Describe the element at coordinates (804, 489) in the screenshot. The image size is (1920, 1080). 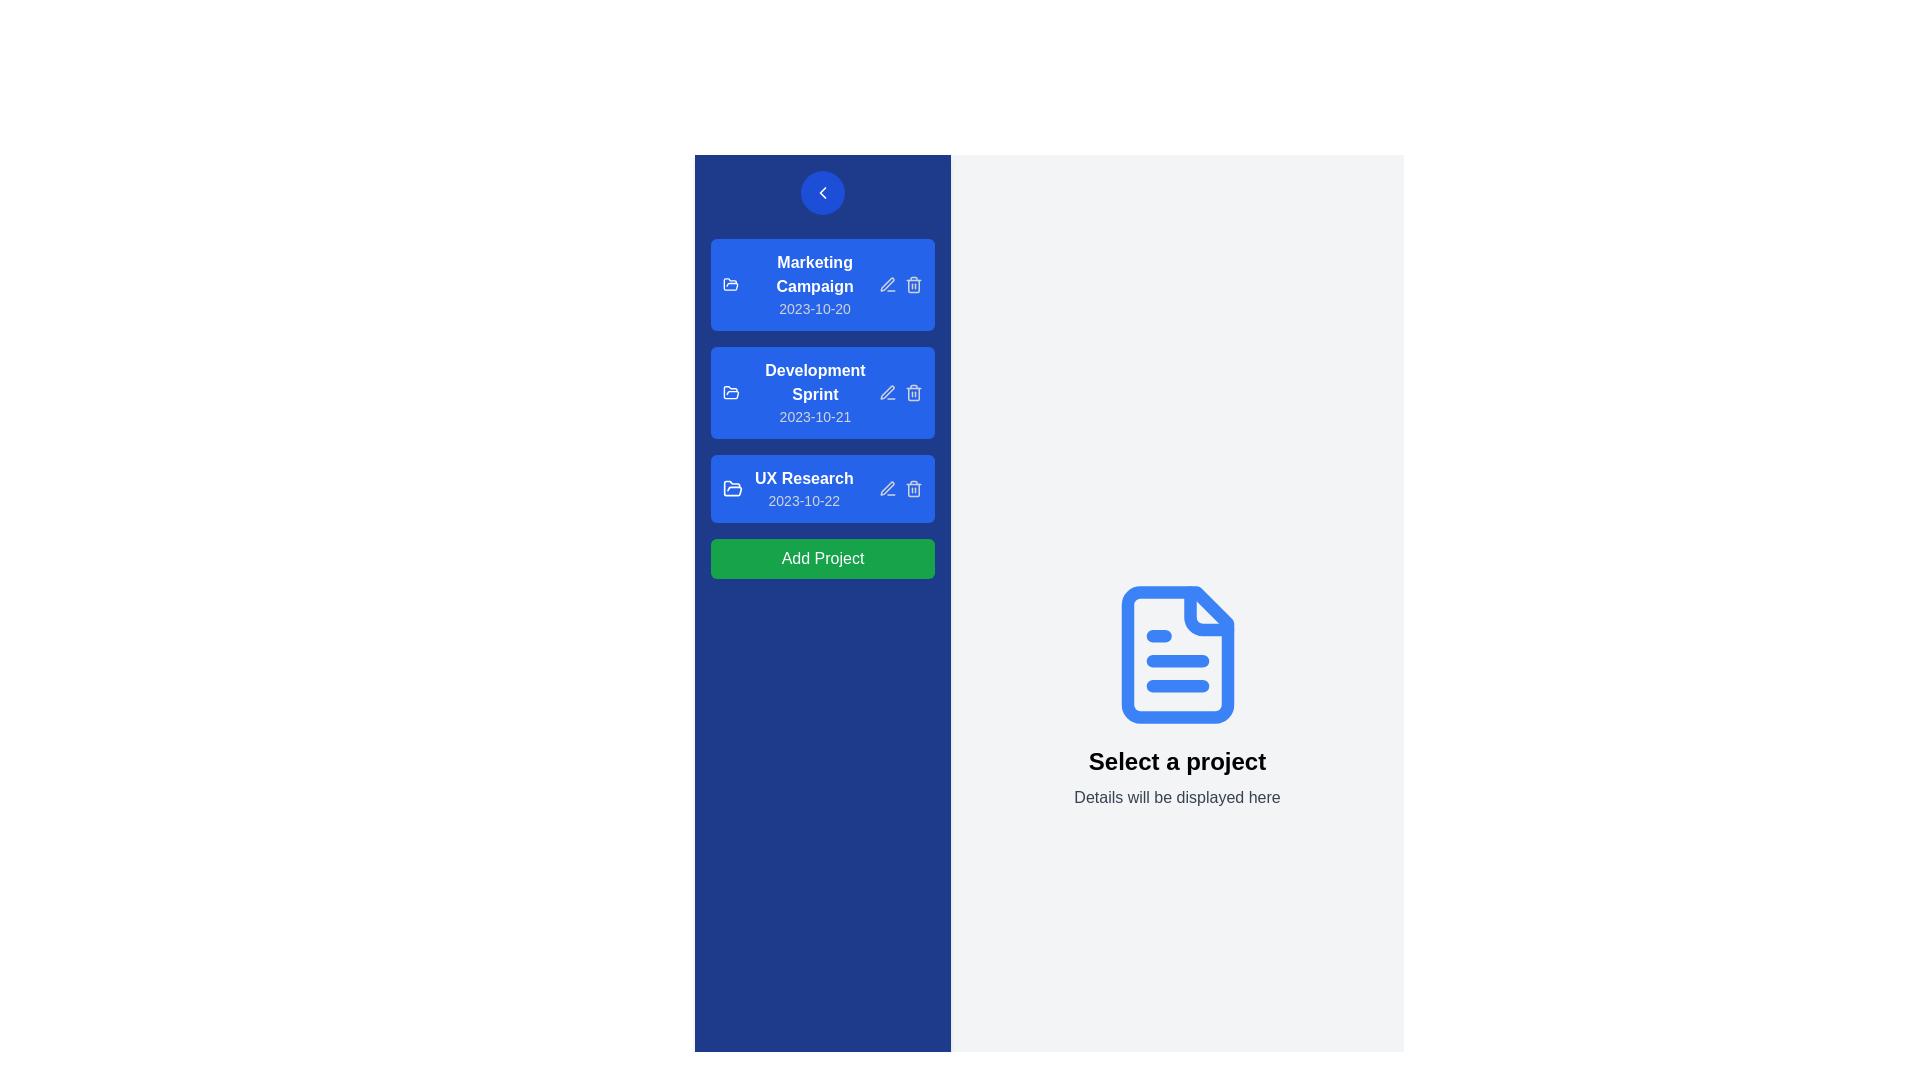
I see `the third list item labeled 'UX Research' within a blue rectangular panel` at that location.